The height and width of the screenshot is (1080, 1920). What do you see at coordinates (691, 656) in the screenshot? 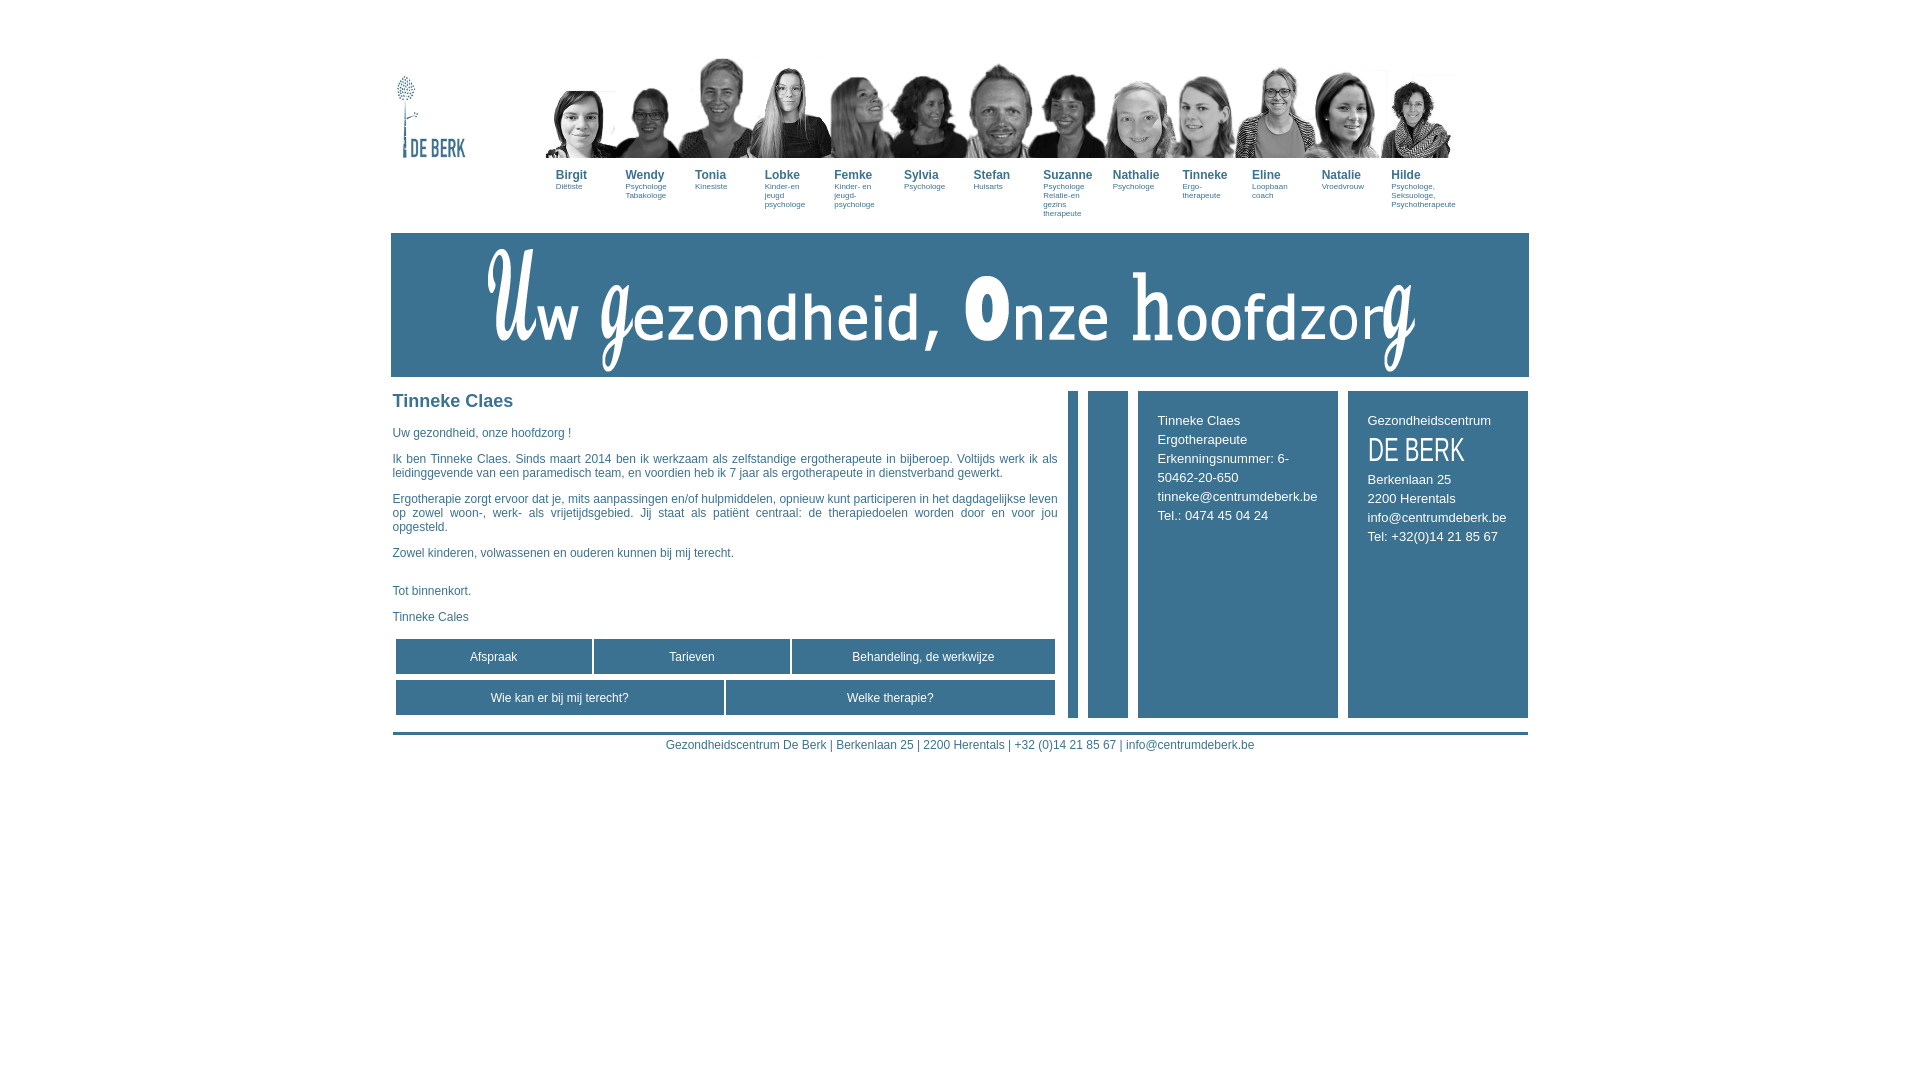
I see `'Tarieven'` at bounding box center [691, 656].